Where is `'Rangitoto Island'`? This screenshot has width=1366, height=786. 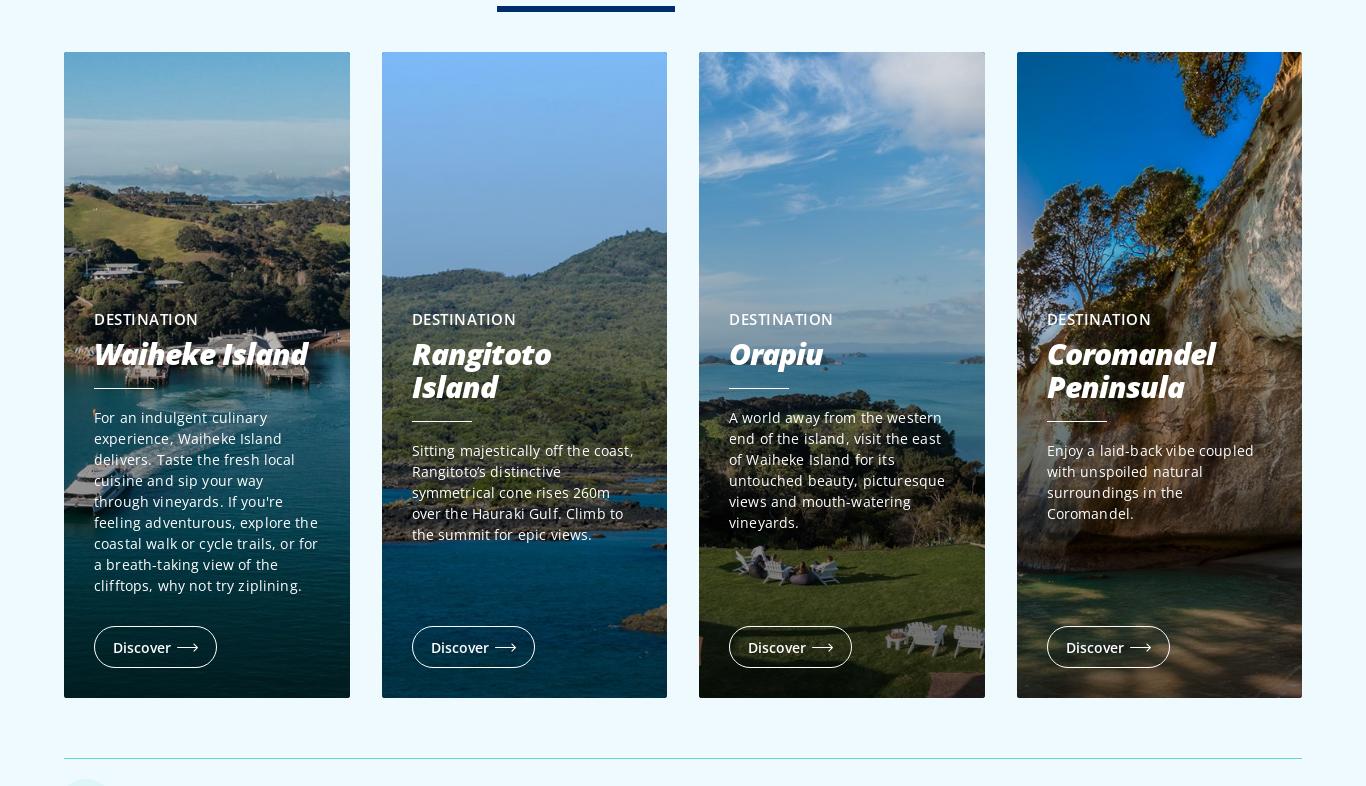
'Rangitoto Island' is located at coordinates (480, 369).